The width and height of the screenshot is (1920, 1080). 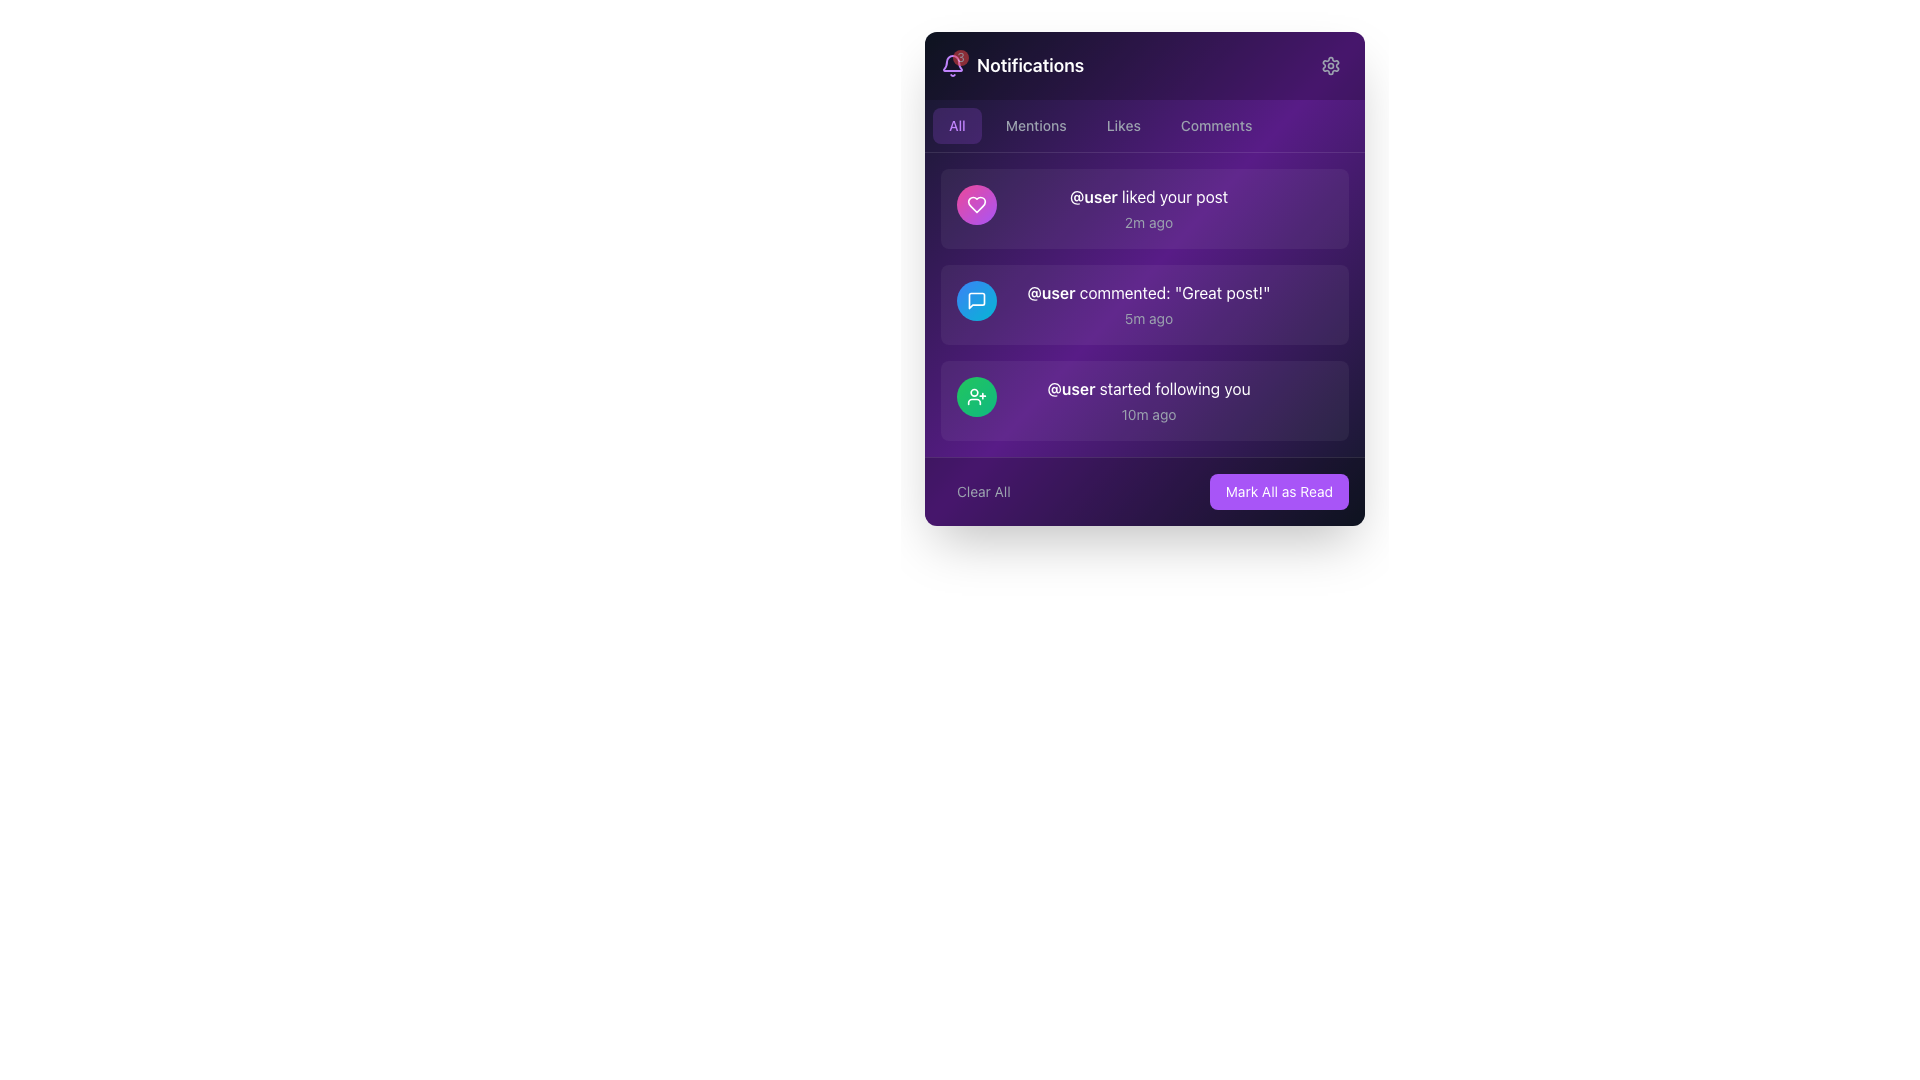 What do you see at coordinates (956, 126) in the screenshot?
I see `the first button labeled 'All' in the notification panel` at bounding box center [956, 126].